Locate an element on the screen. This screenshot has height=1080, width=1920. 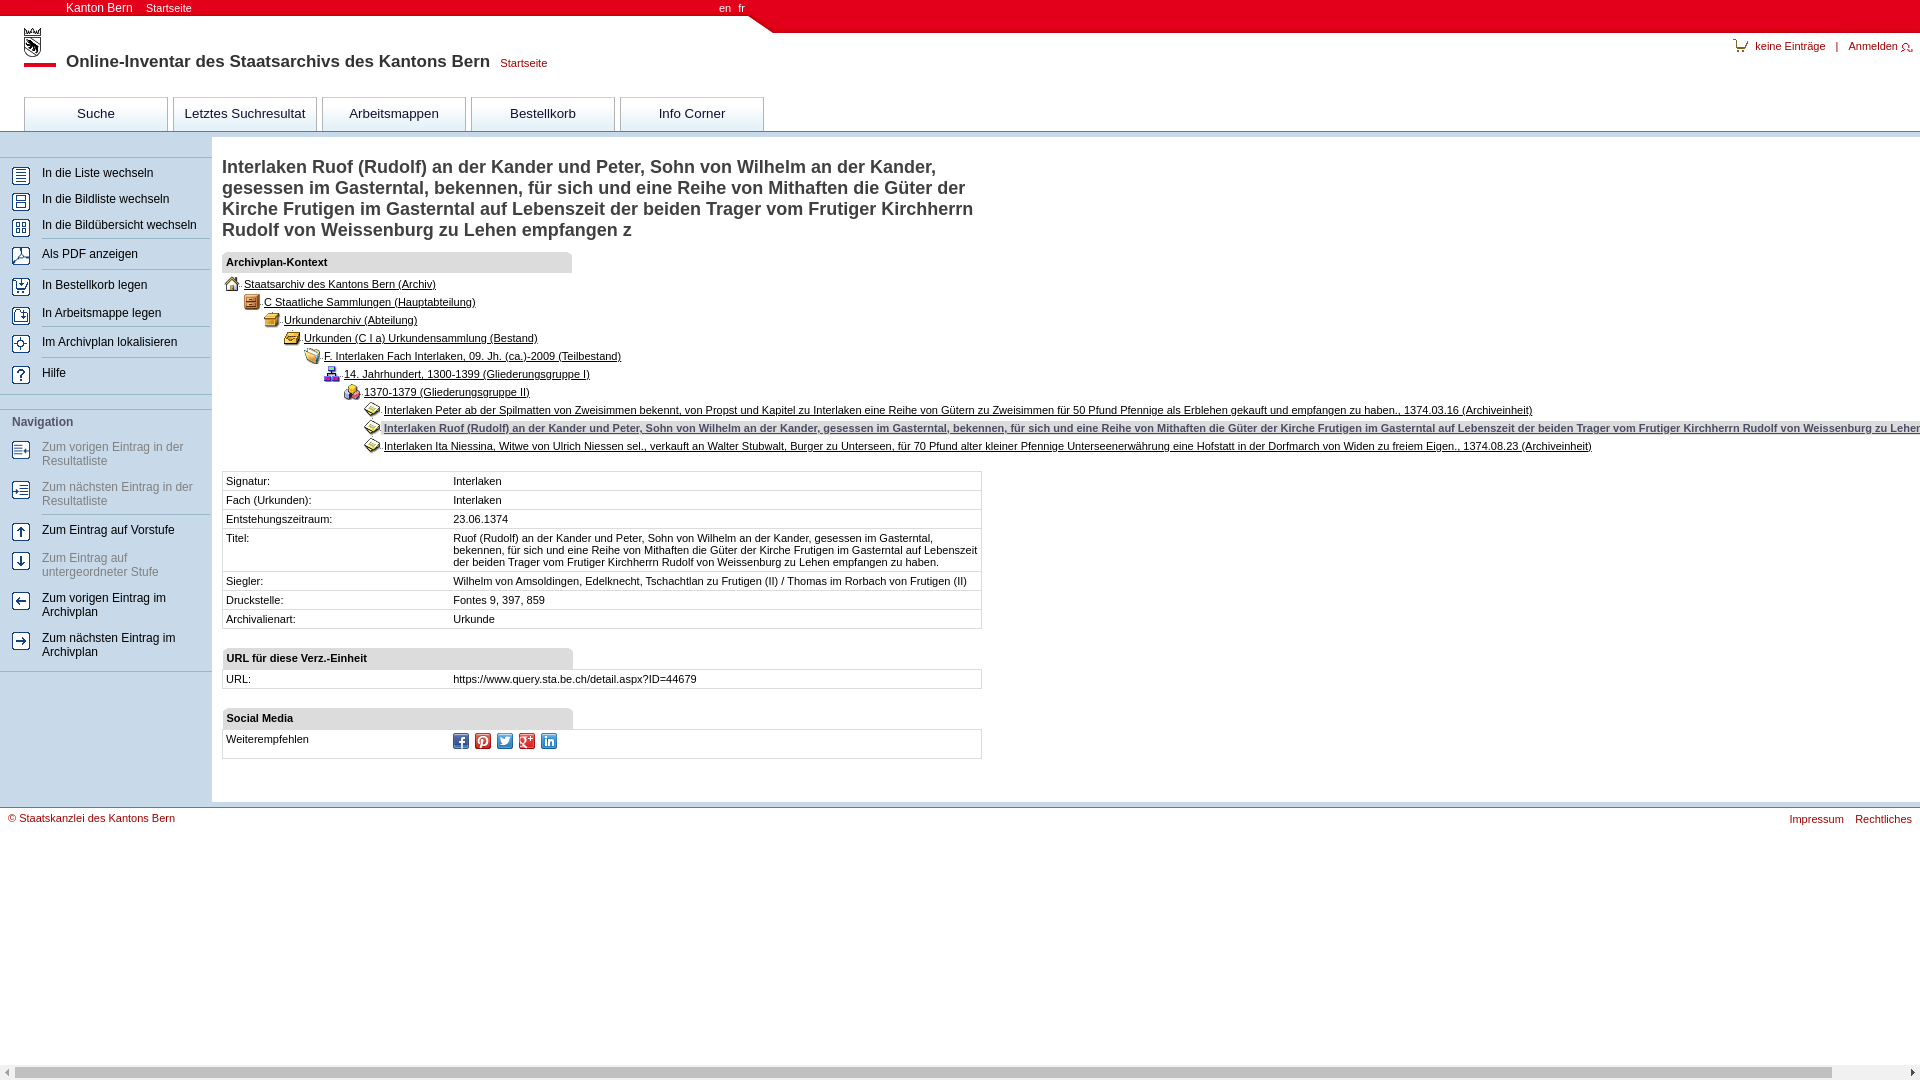
'Google' is located at coordinates (527, 740).